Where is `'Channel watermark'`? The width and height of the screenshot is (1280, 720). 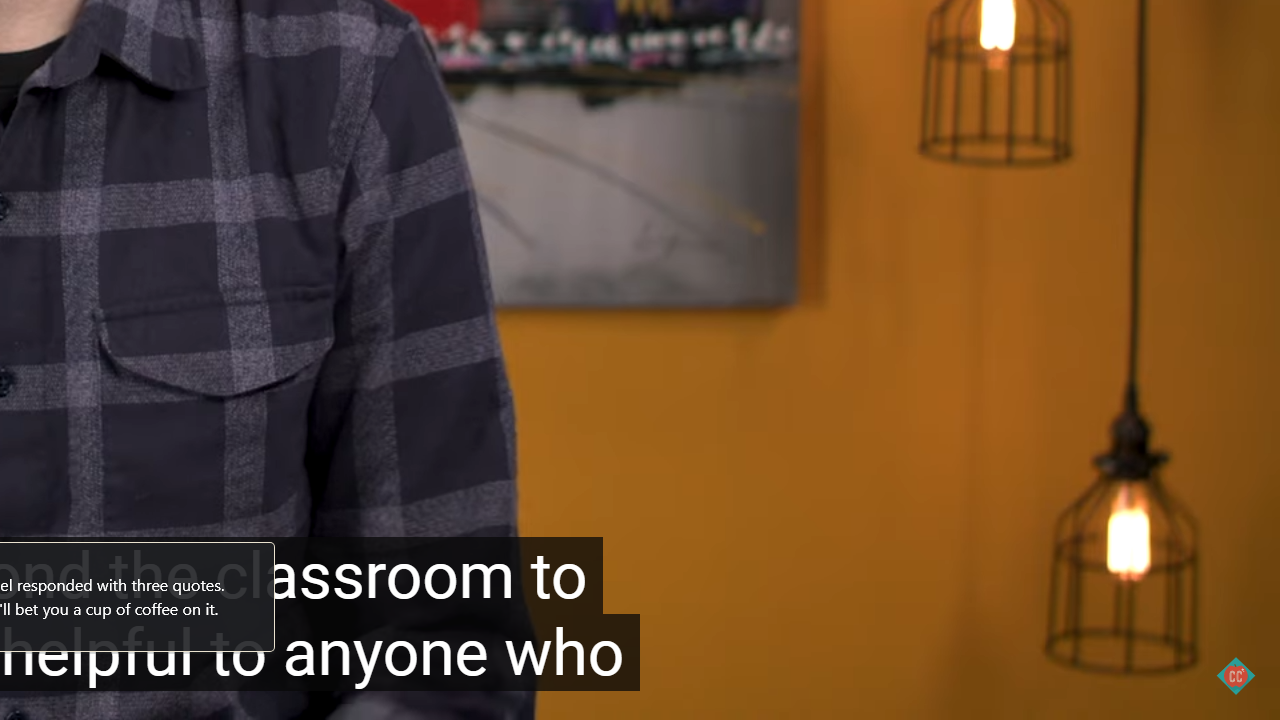 'Channel watermark' is located at coordinates (1234, 675).